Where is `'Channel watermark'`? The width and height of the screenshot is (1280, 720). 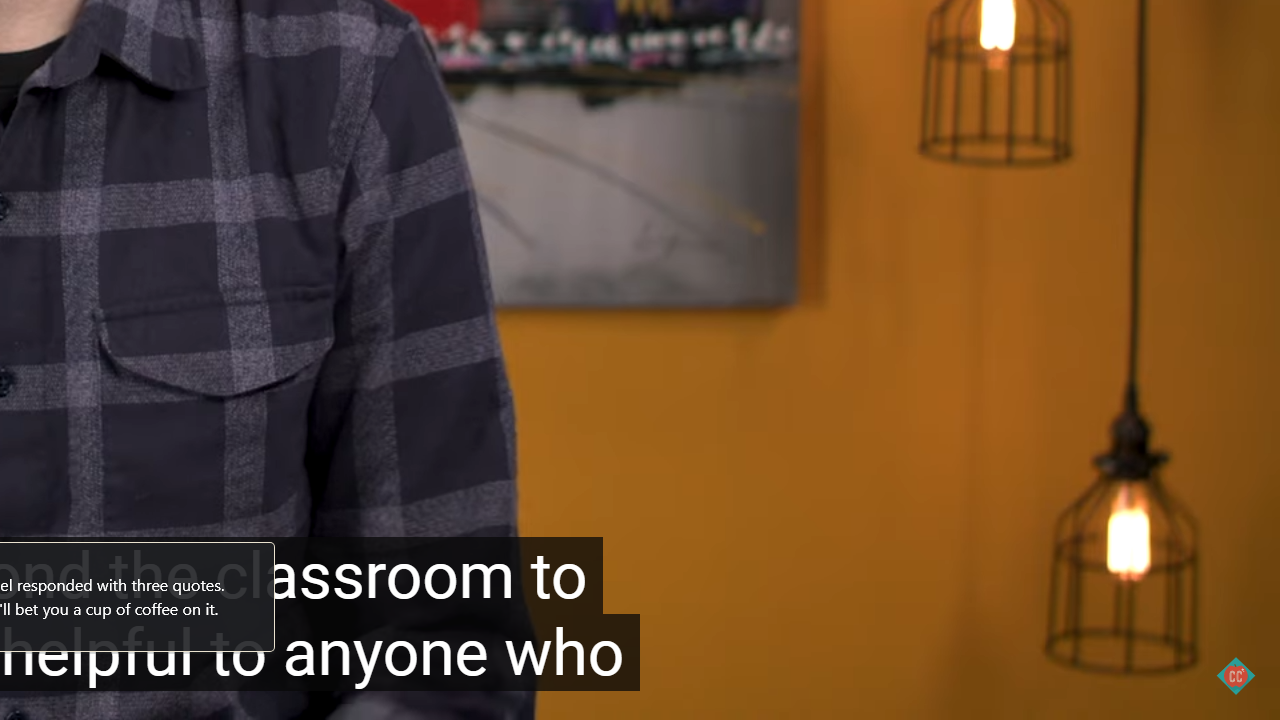 'Channel watermark' is located at coordinates (1234, 675).